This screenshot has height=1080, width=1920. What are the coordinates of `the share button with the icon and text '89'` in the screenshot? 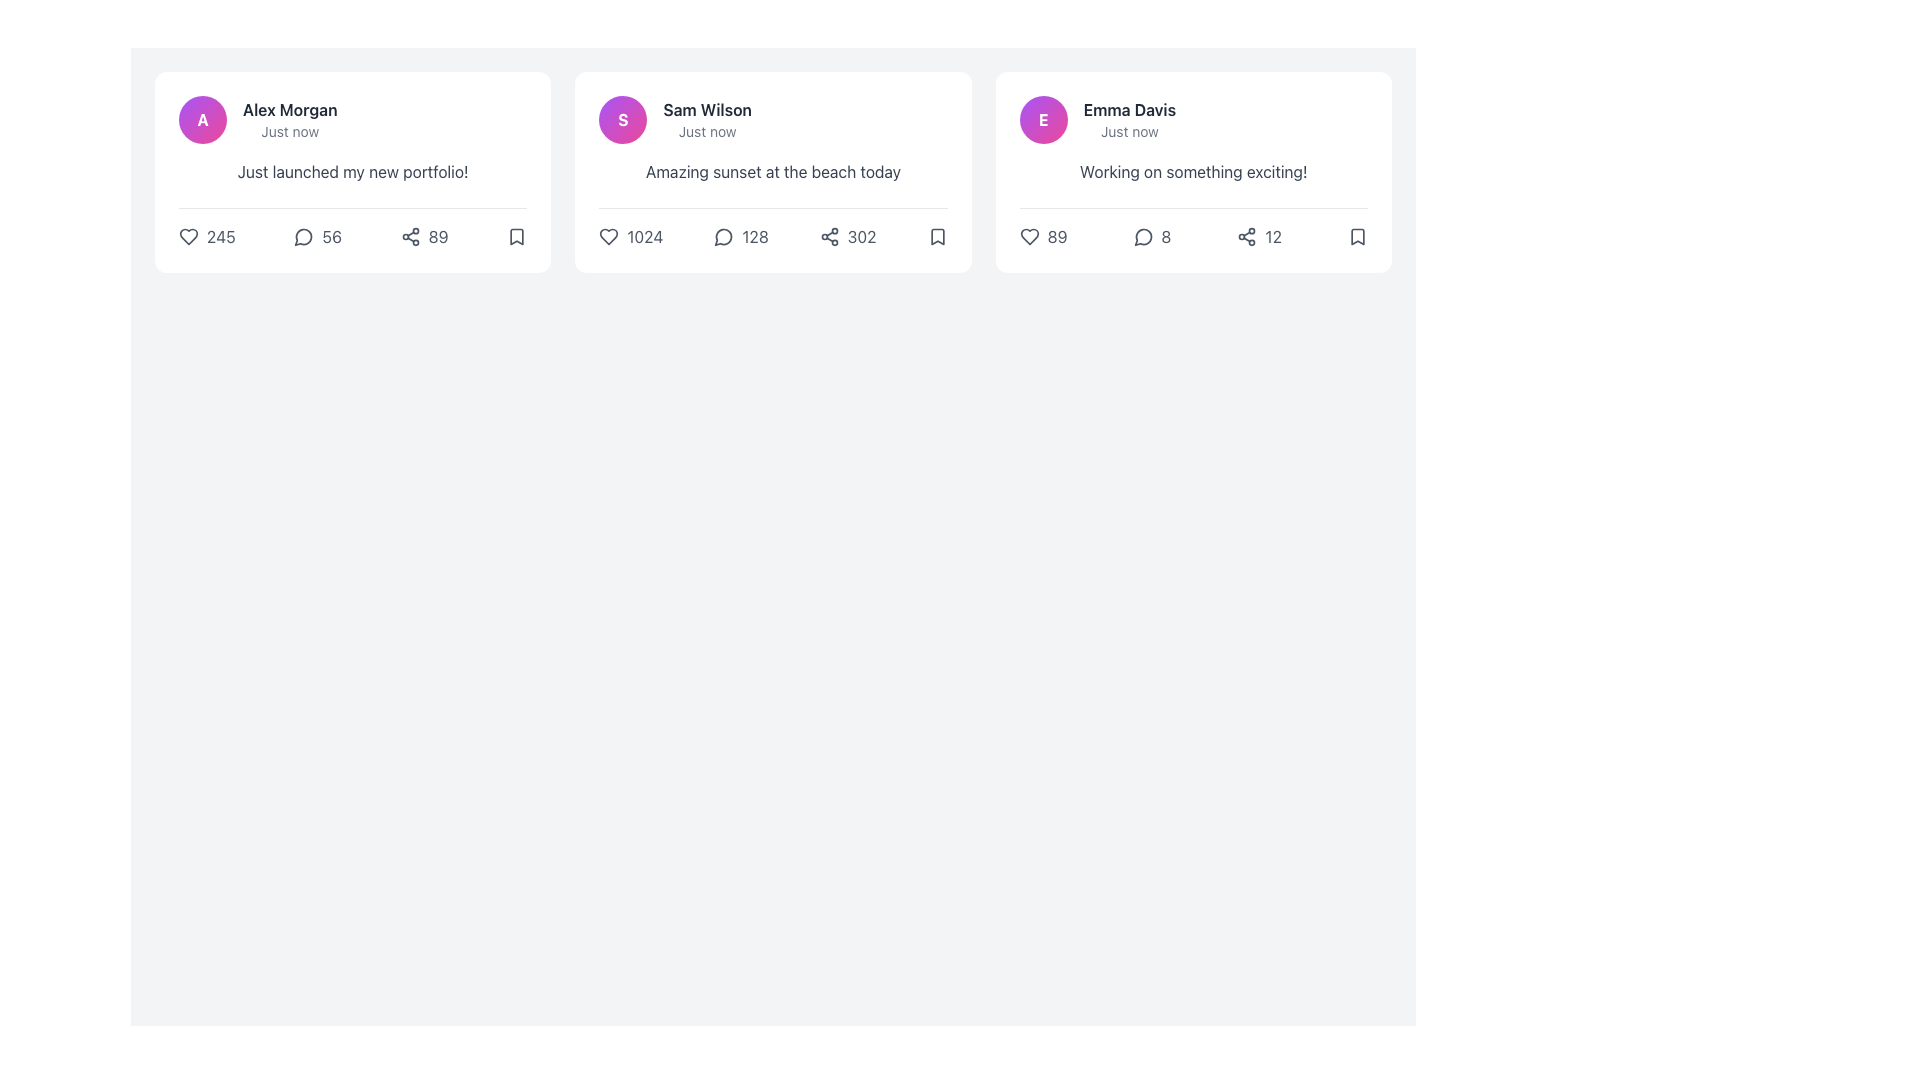 It's located at (423, 235).